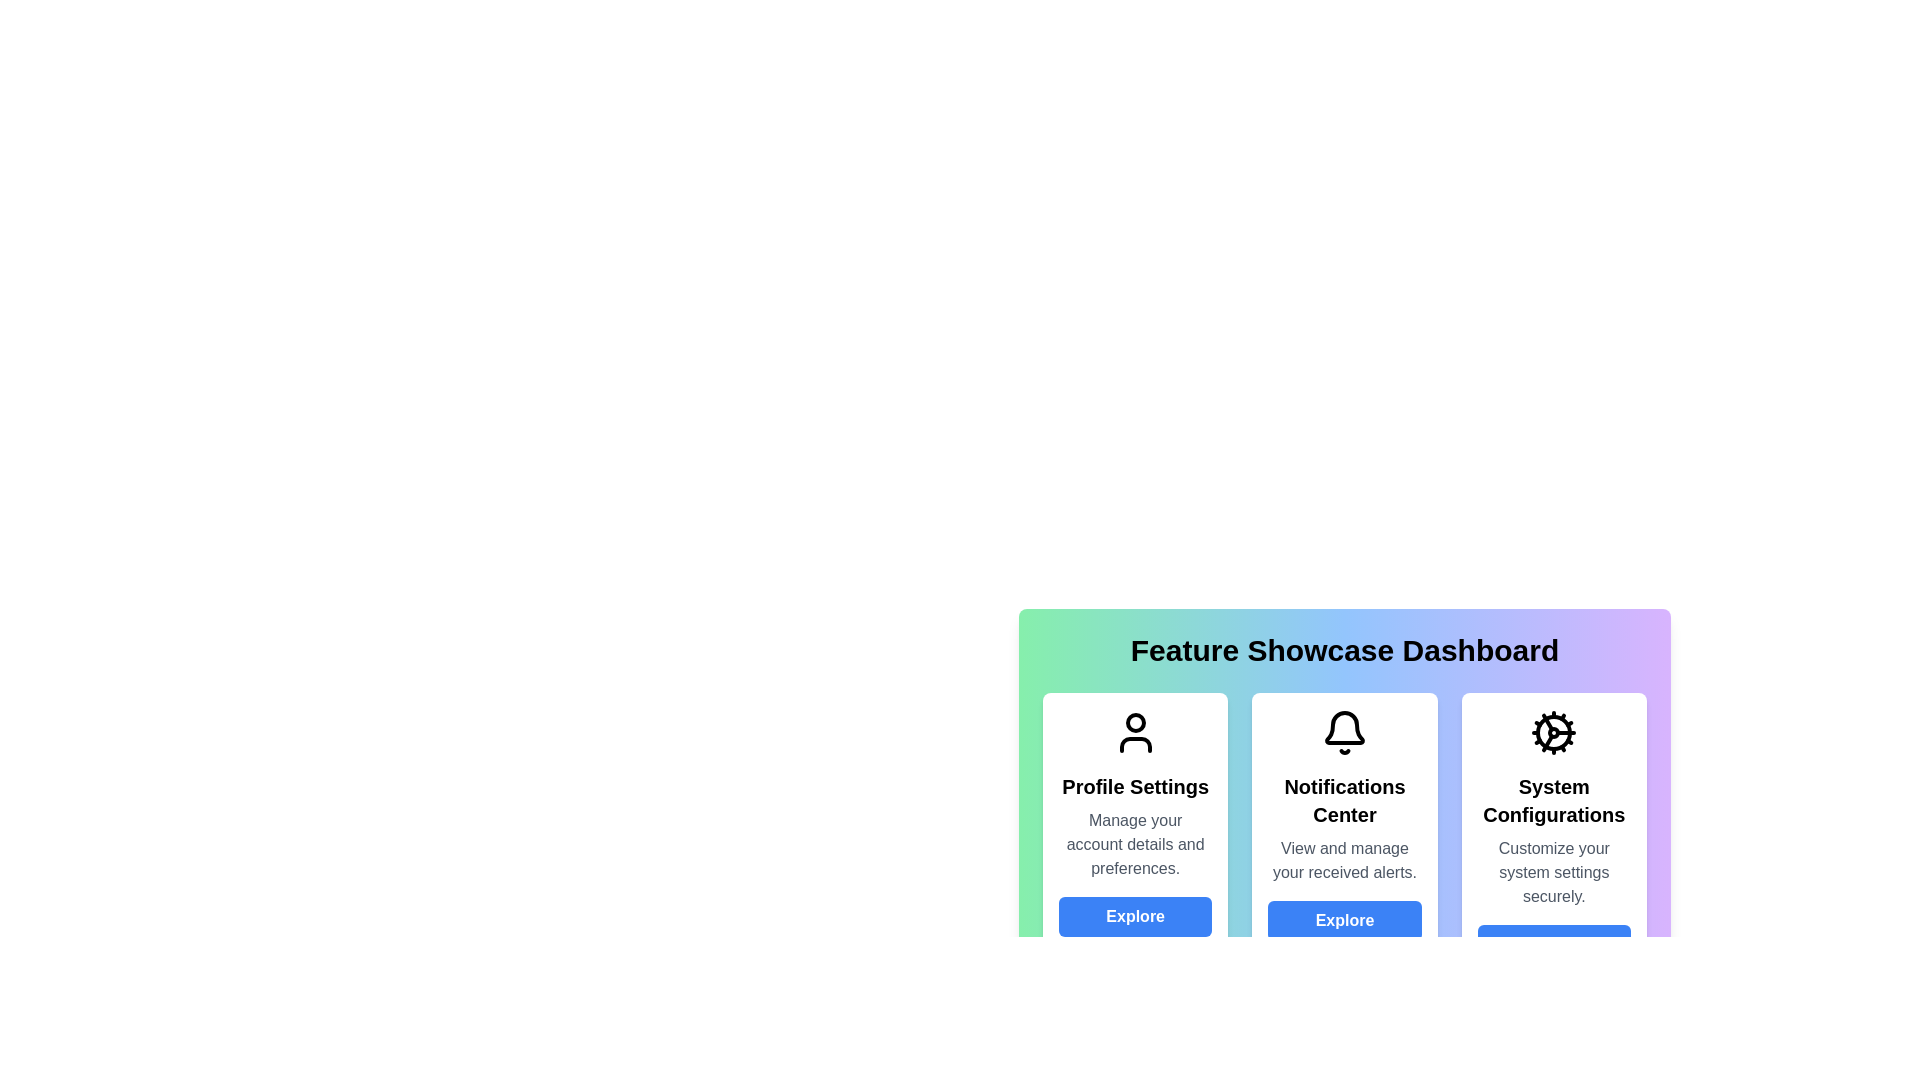  I want to click on the Text Label element that displays 'System Configurations', which is centrally positioned within the rightmost card of the dashboard, so click(1553, 800).